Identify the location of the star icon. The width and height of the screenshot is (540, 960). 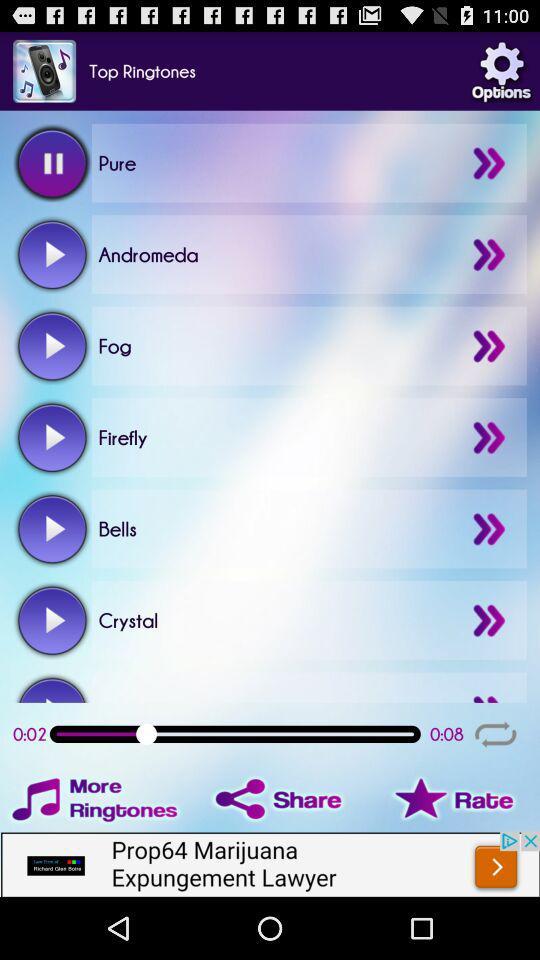
(445, 853).